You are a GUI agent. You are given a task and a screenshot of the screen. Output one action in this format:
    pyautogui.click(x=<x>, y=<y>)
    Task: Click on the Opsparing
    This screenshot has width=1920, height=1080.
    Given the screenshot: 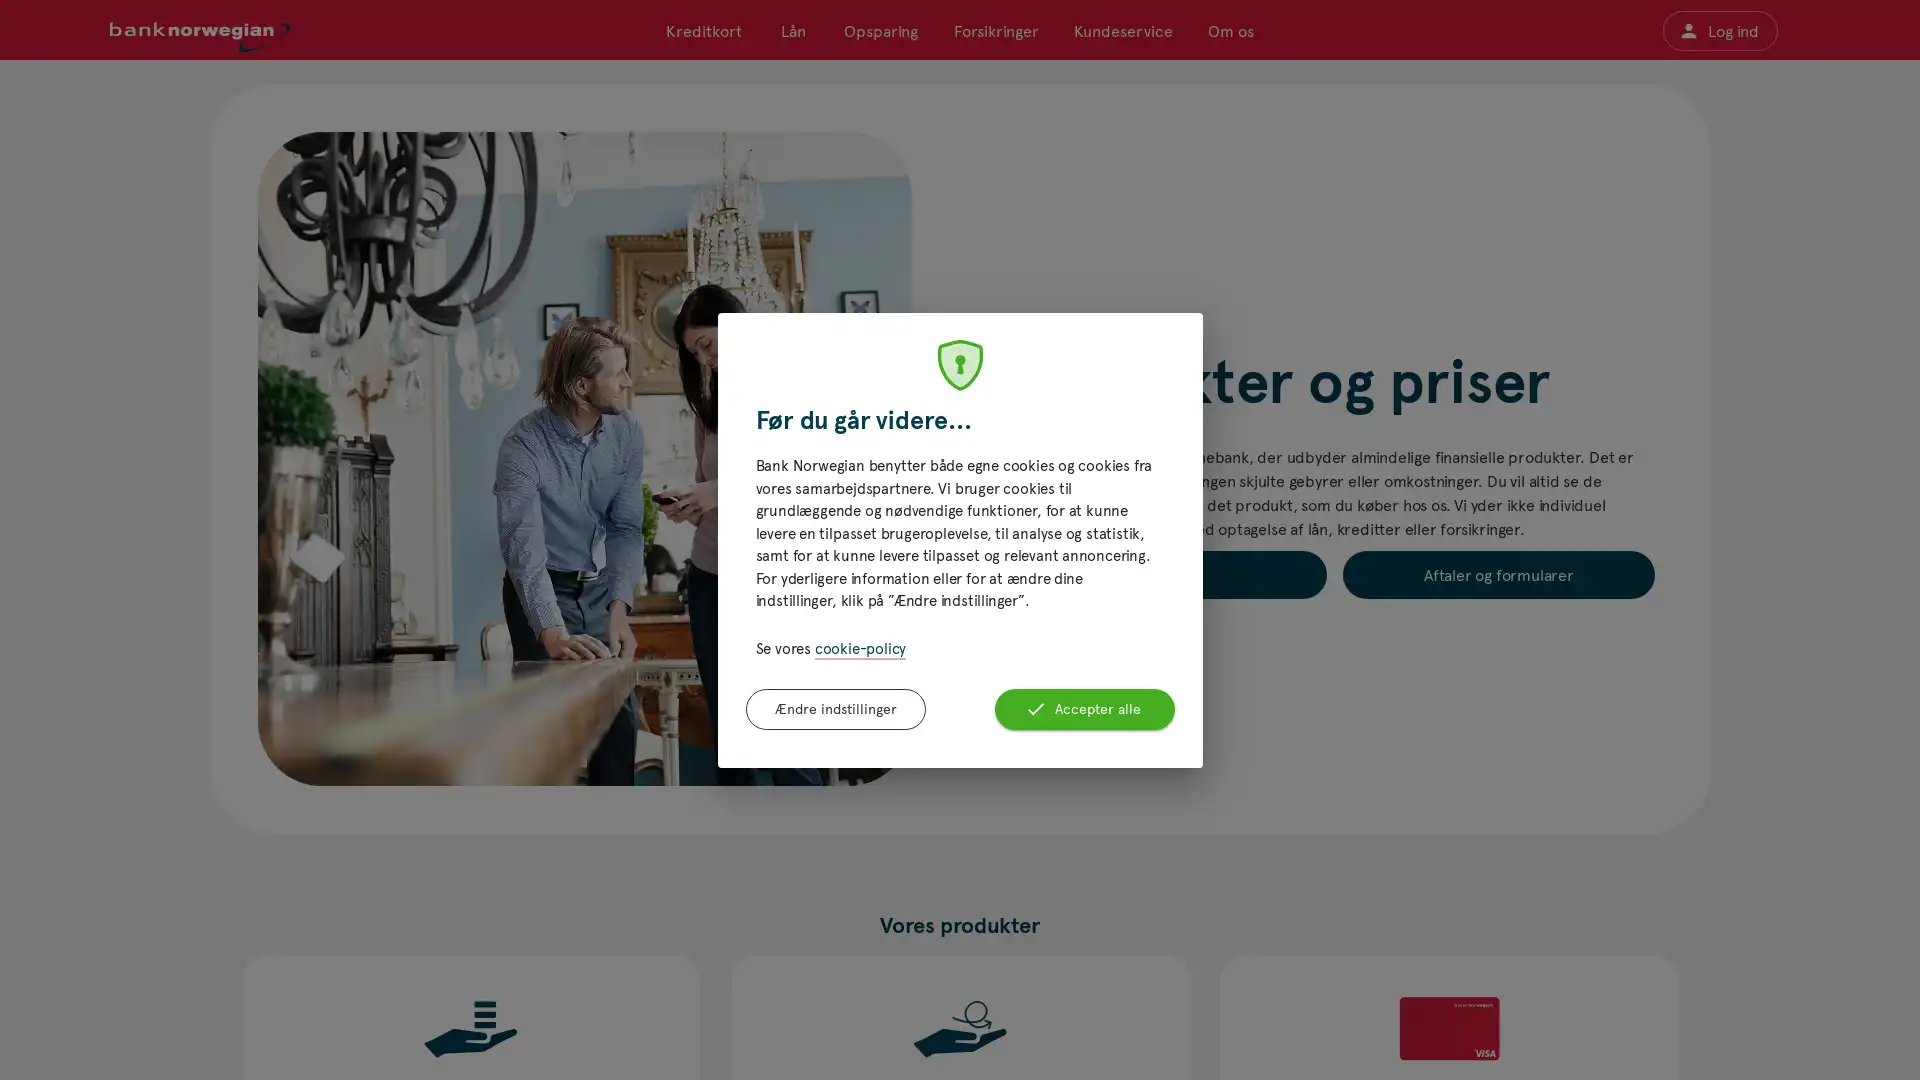 What is the action you would take?
    pyautogui.click(x=880, y=30)
    